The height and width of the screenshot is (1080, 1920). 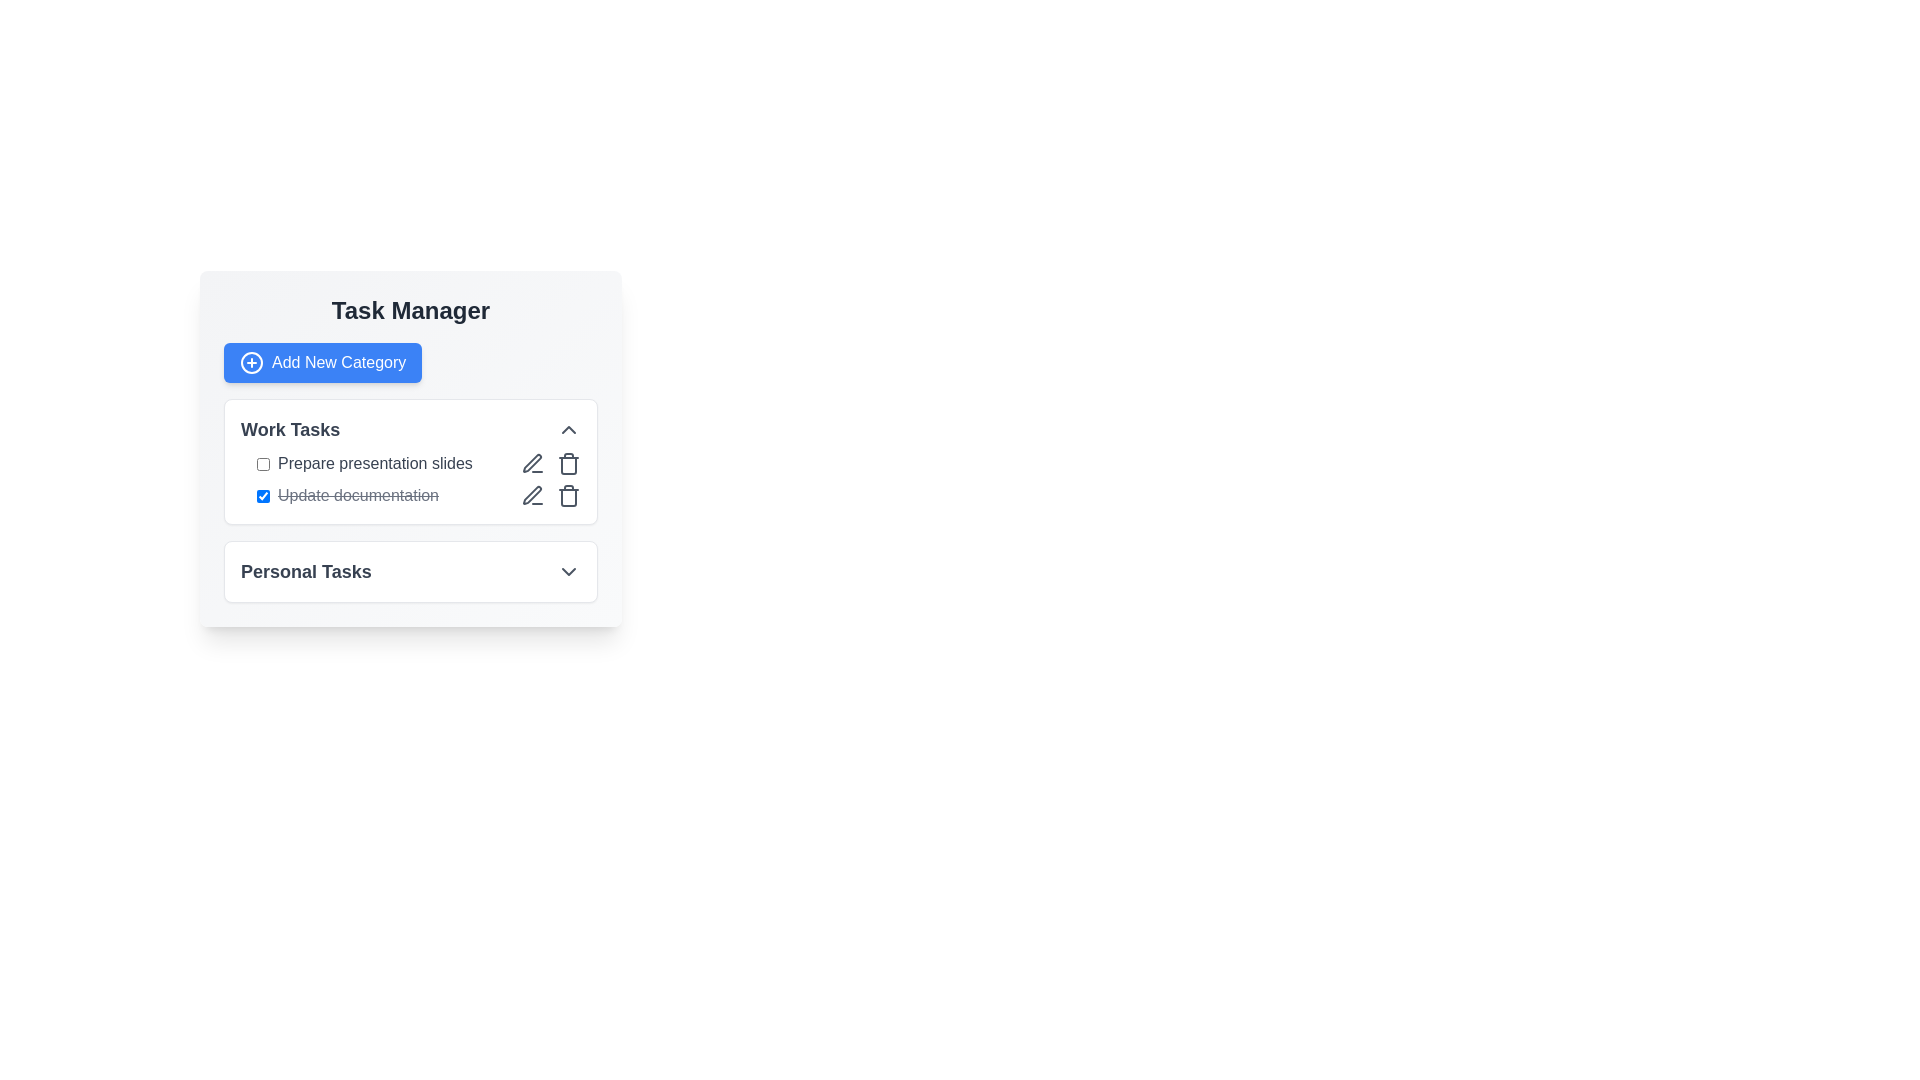 I want to click on the pen icon button located in the 'Work Tasks' section, which is styled with a simple outline design and changes color to blue on hover, so click(x=532, y=463).